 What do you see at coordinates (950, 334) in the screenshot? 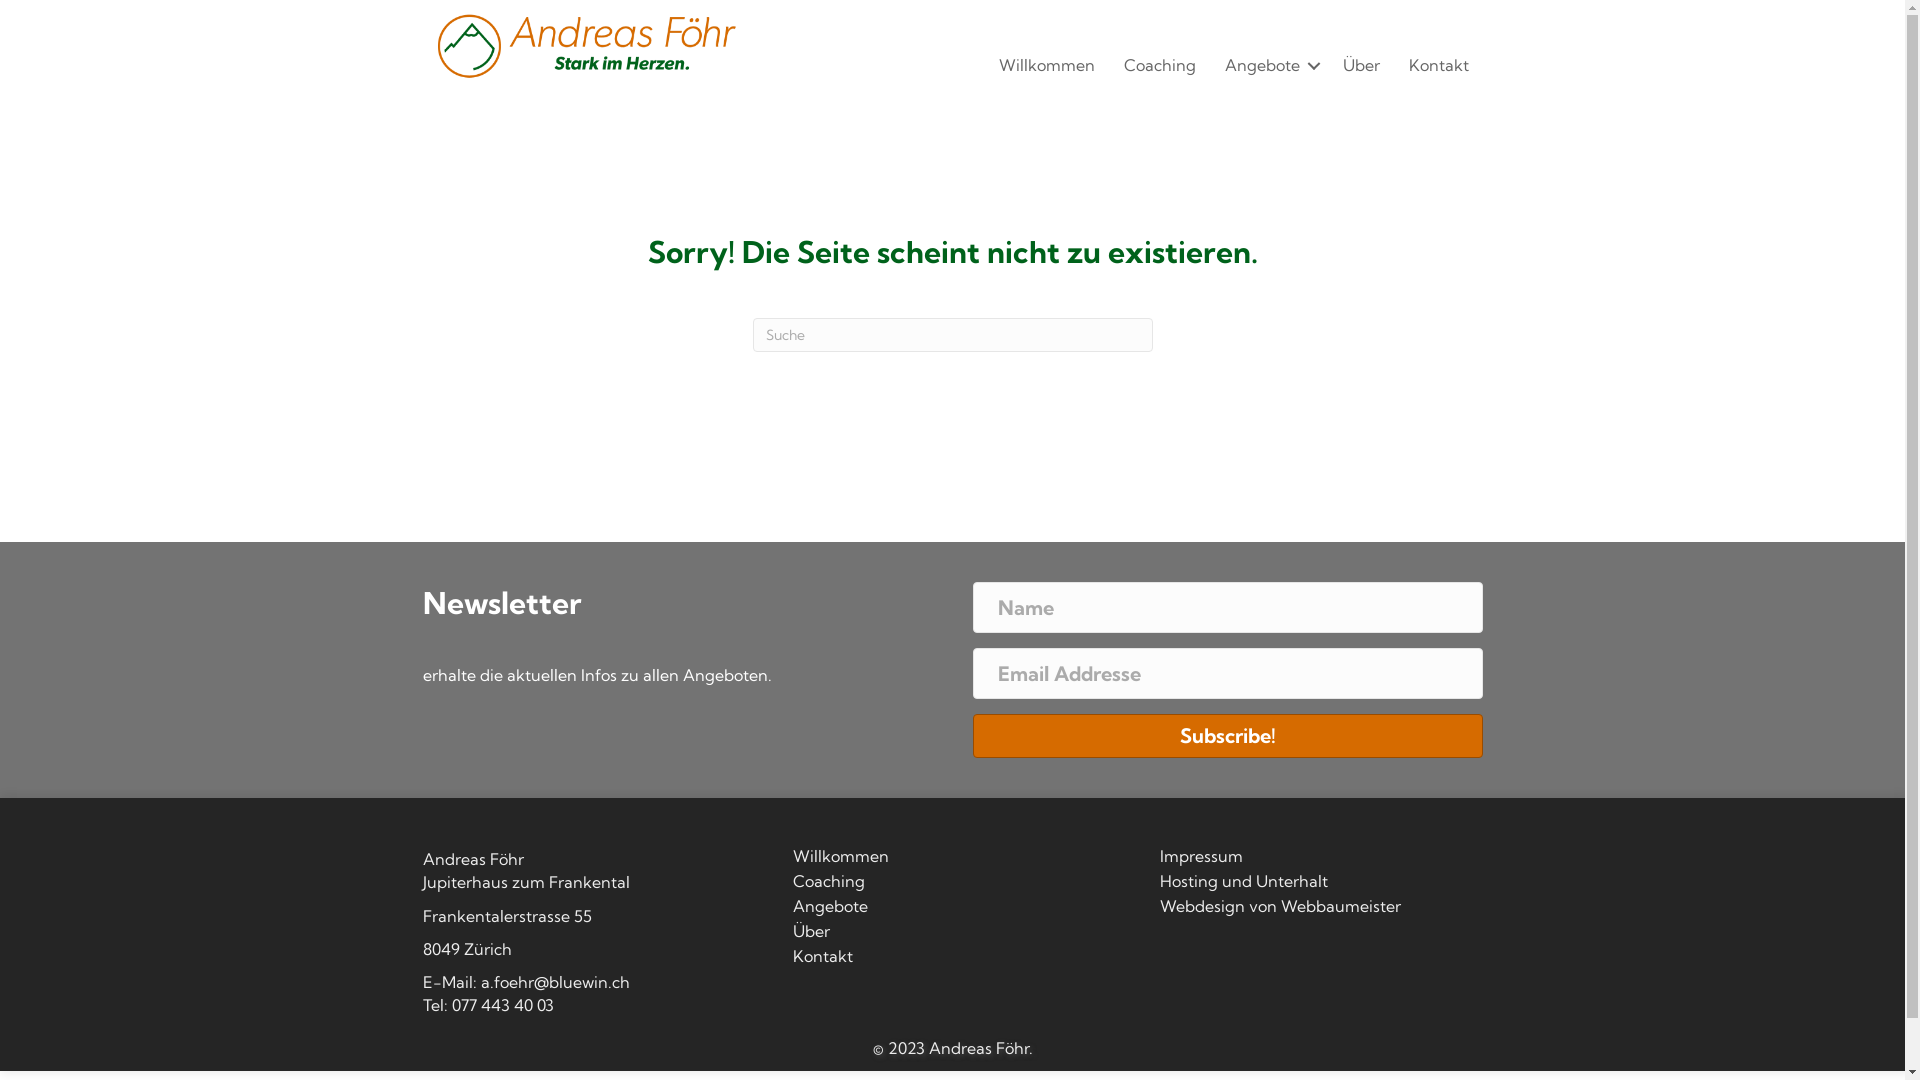
I see `'Suchbegriff hier eingeben ...'` at bounding box center [950, 334].